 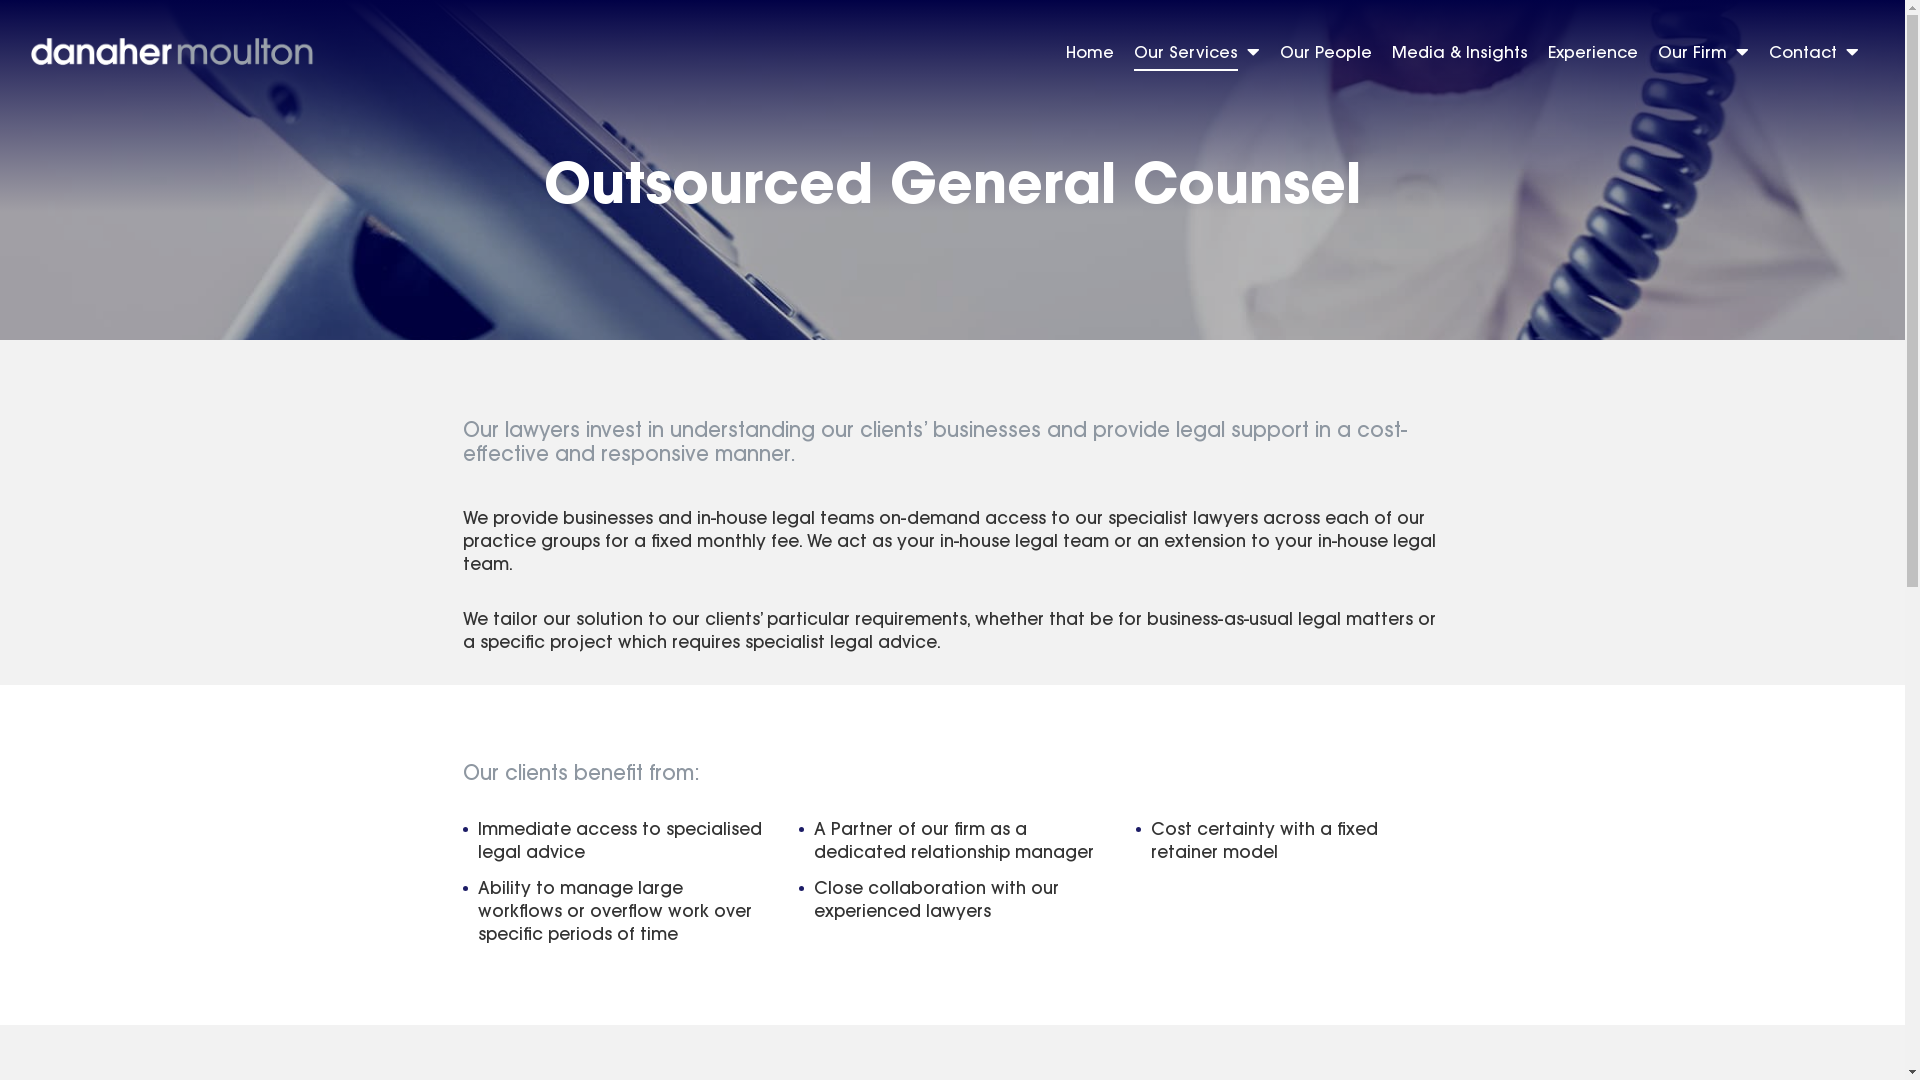 I want to click on 'Our People', so click(x=1325, y=54).